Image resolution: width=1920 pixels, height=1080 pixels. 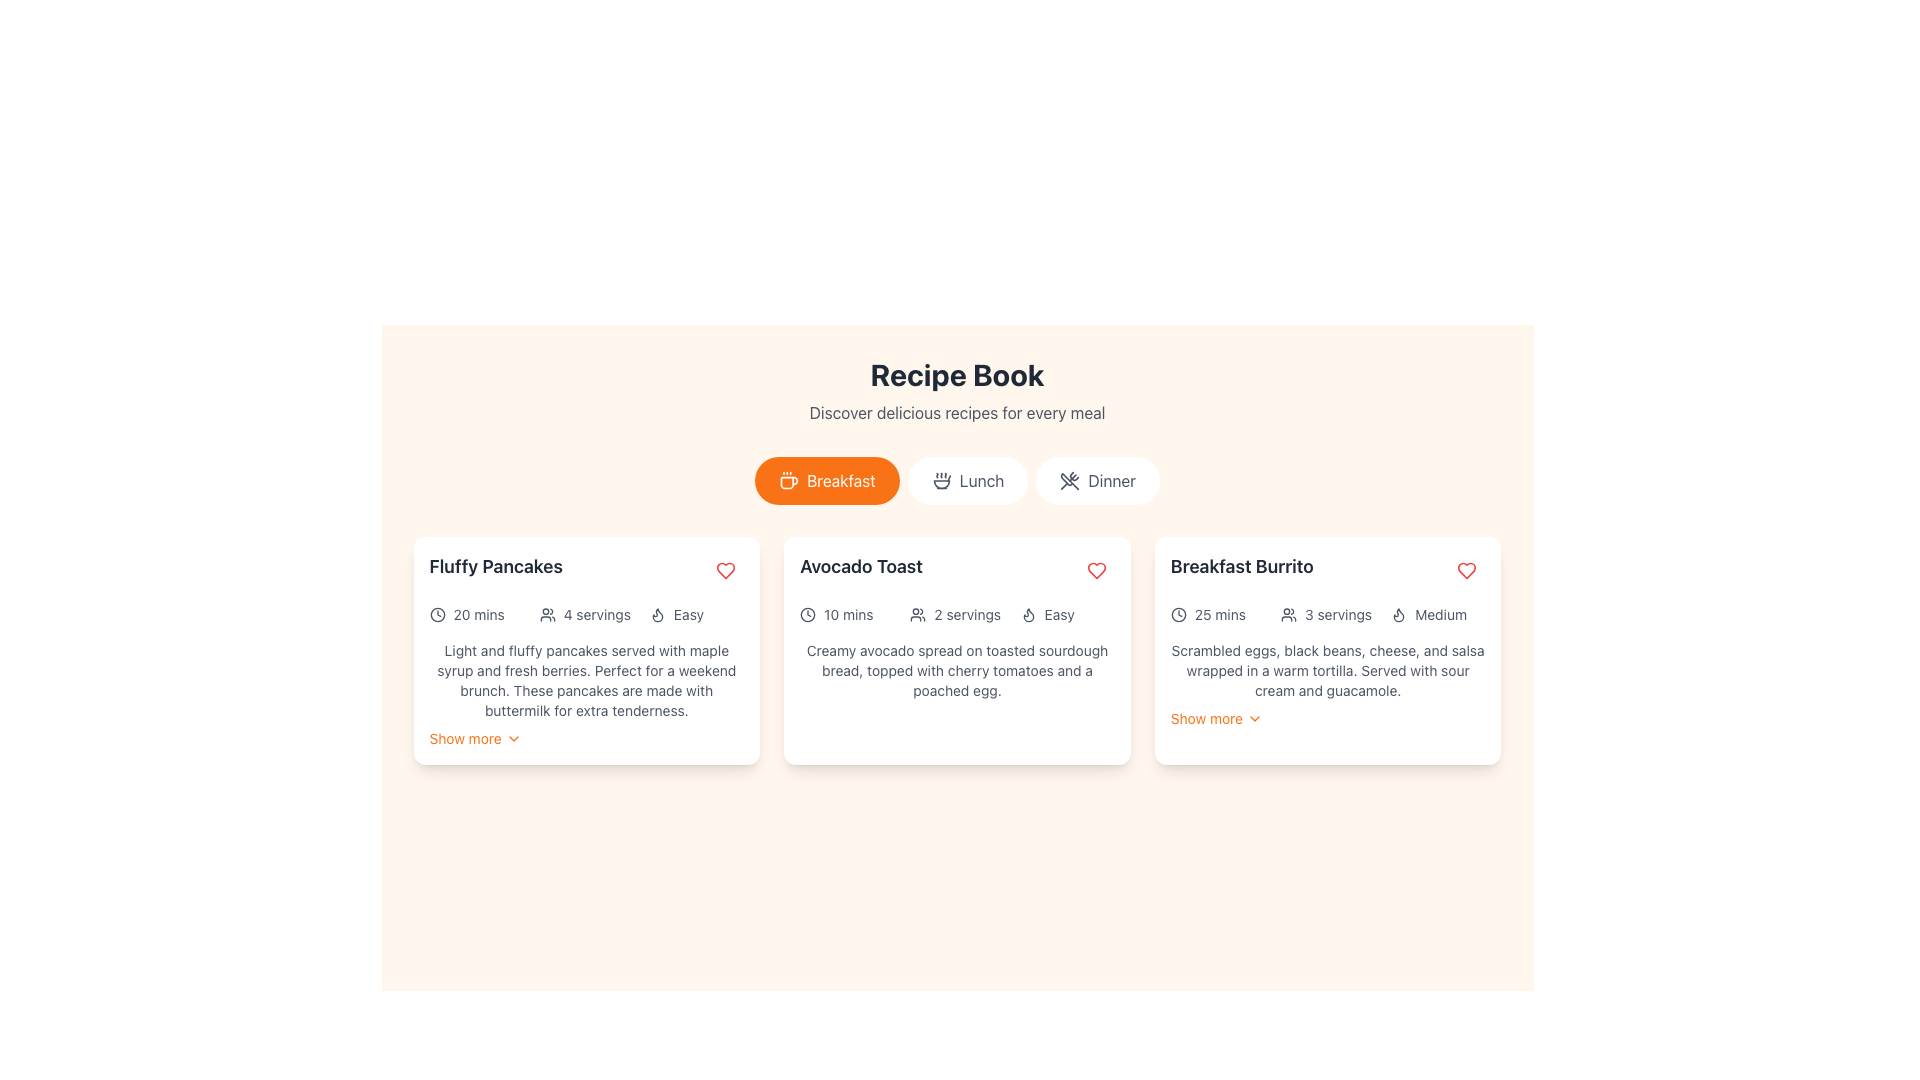 What do you see at coordinates (956, 481) in the screenshot?
I see `the 'Lunch' category button` at bounding box center [956, 481].